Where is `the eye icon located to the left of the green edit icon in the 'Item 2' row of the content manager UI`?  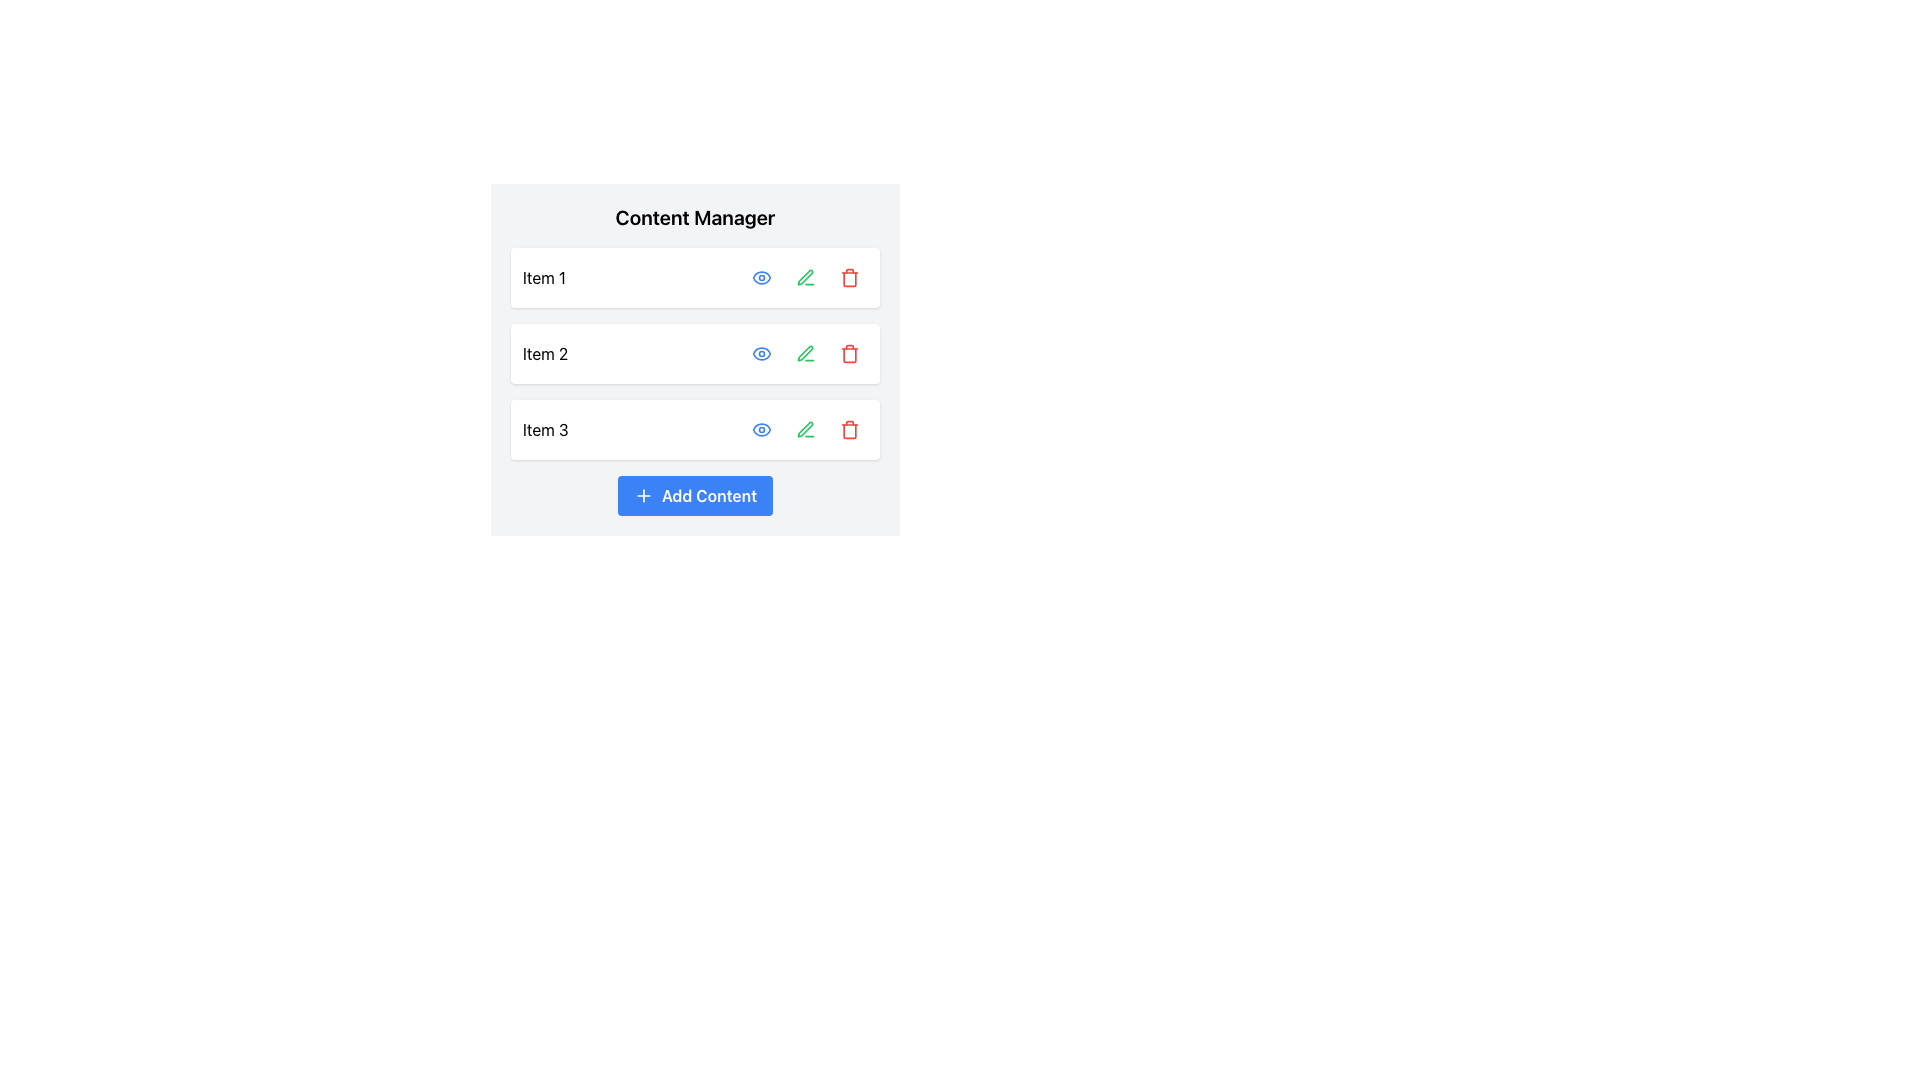 the eye icon located to the left of the green edit icon in the 'Item 2' row of the content manager UI is located at coordinates (761, 353).